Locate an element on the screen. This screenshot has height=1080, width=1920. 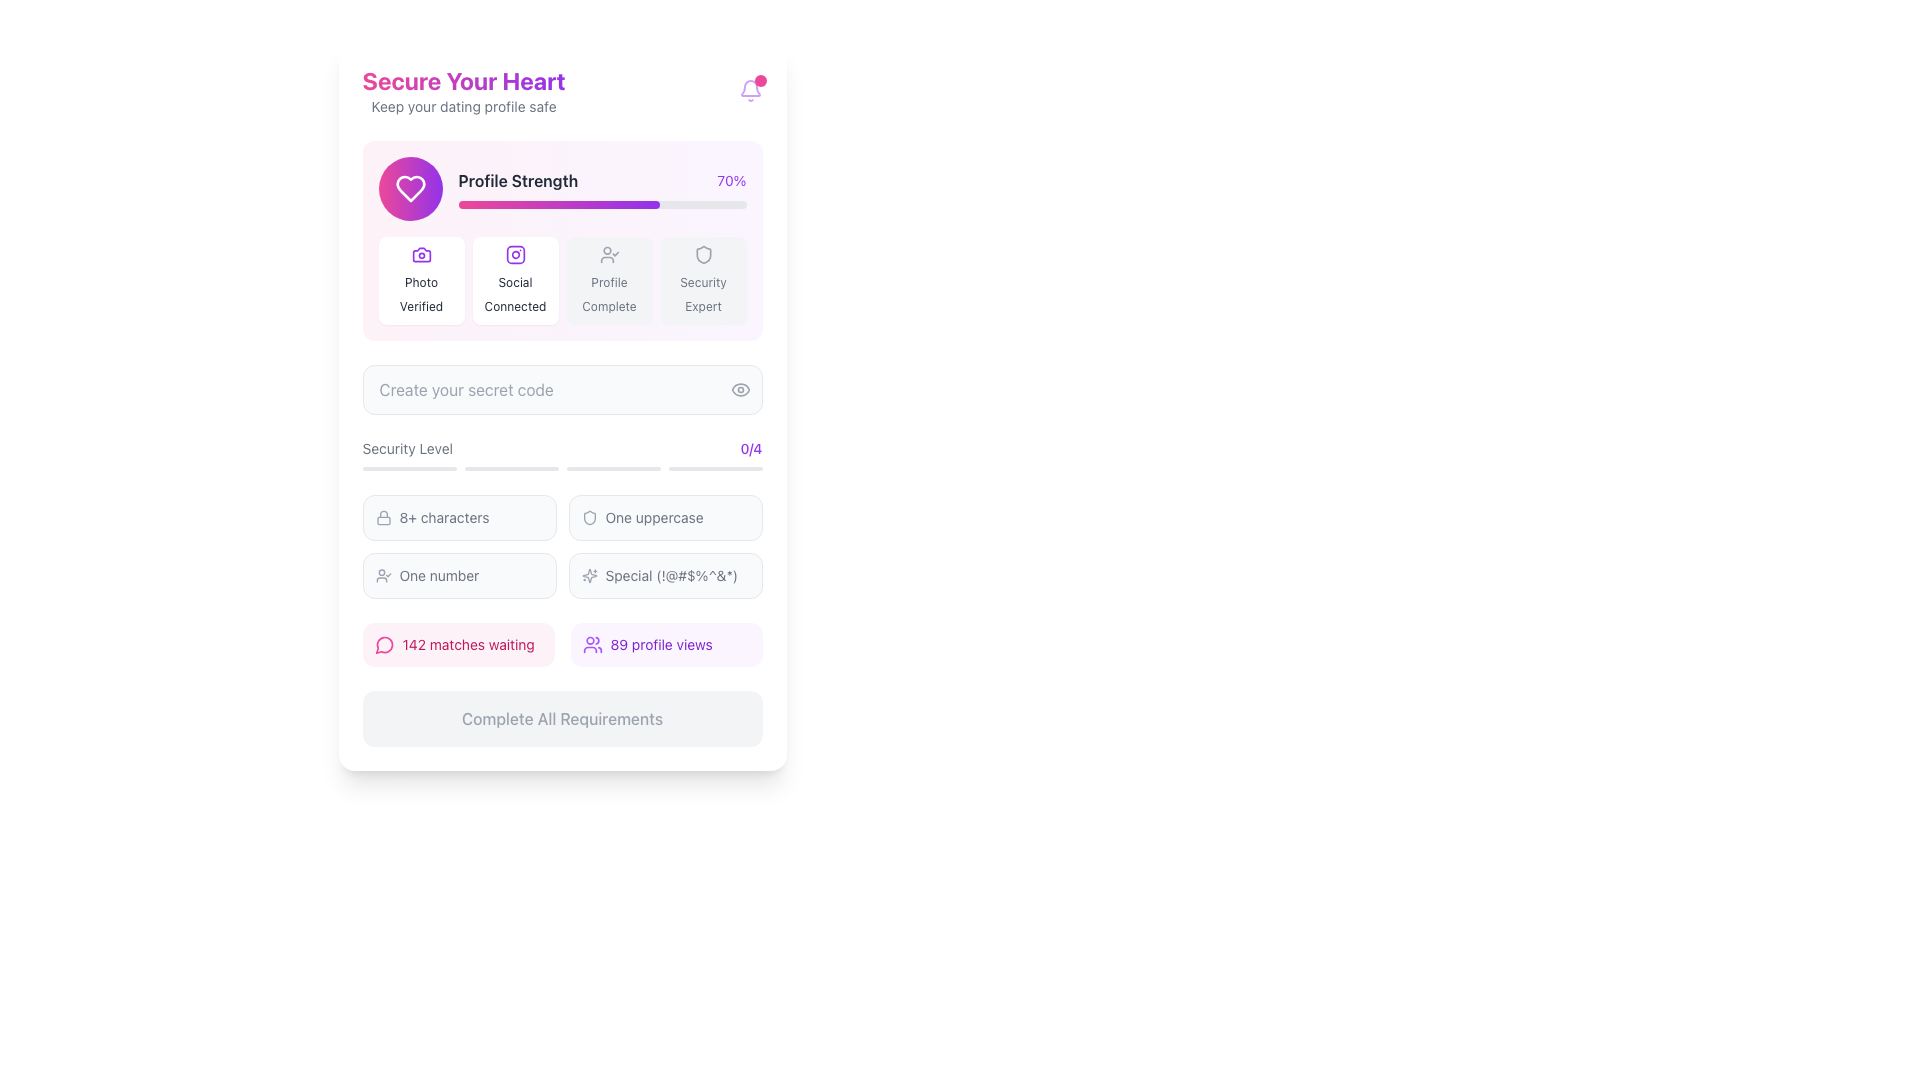
the camera icon located in the top section of the card UI, which is the first icon in the horizontal row of profile enhancement features is located at coordinates (420, 253).